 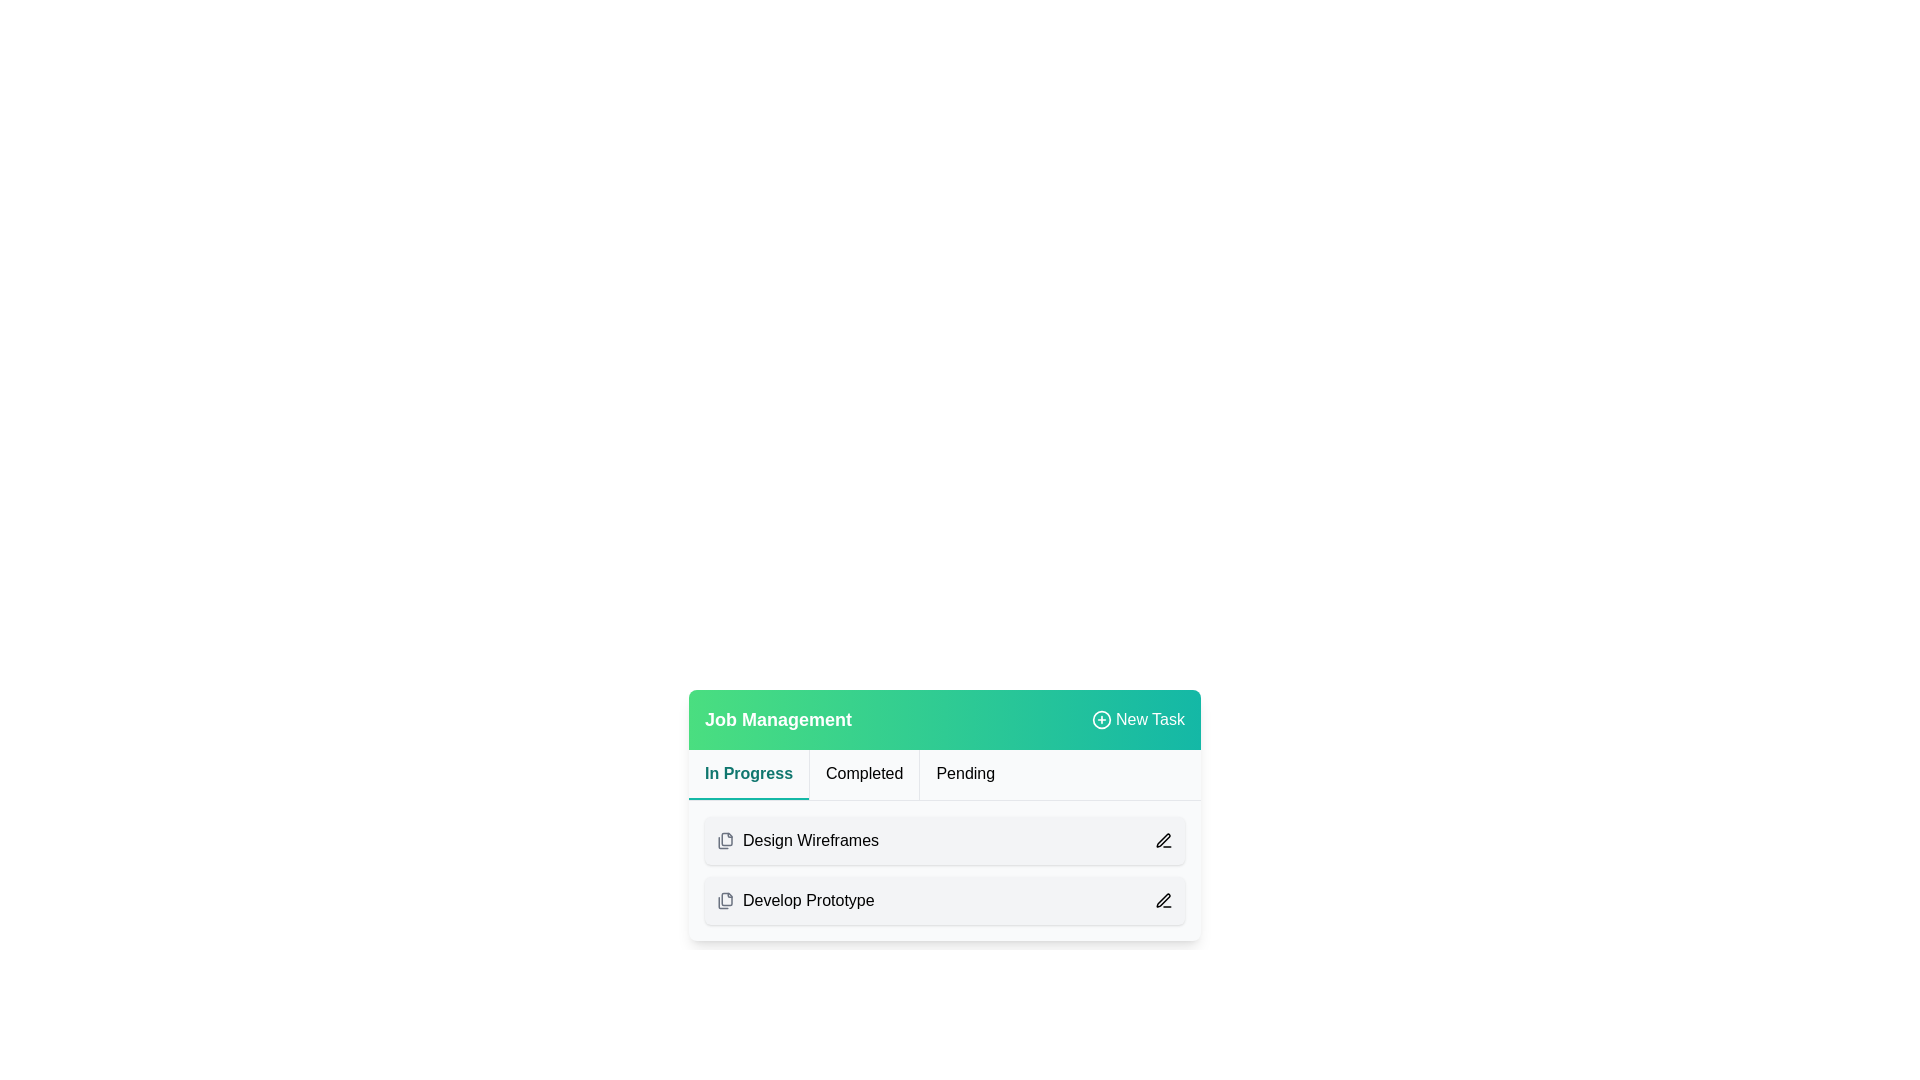 What do you see at coordinates (1163, 840) in the screenshot?
I see `the edit icon (pen) located on the right side of the 'Develop Prototype' row in the 'In Progress' section of the 'Job Management' card` at bounding box center [1163, 840].